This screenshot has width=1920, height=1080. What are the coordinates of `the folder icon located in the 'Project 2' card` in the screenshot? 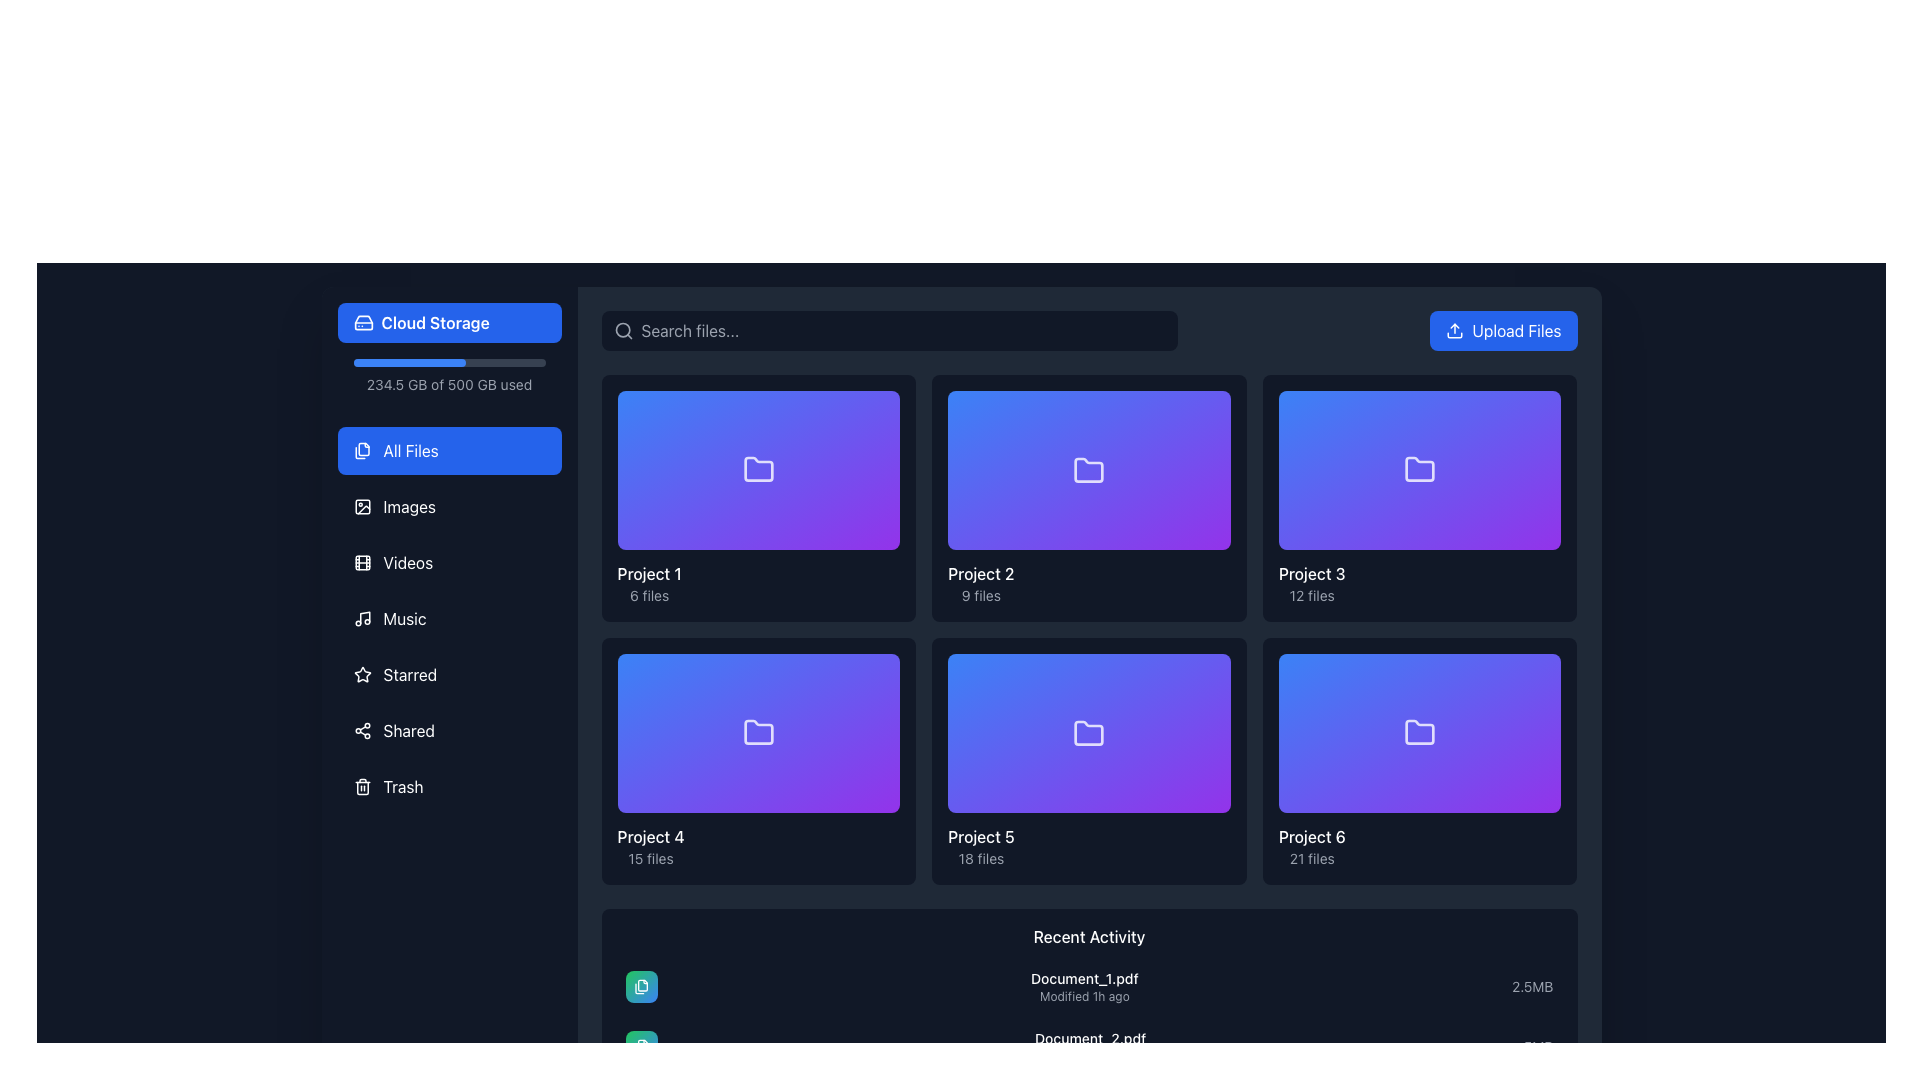 It's located at (1088, 469).